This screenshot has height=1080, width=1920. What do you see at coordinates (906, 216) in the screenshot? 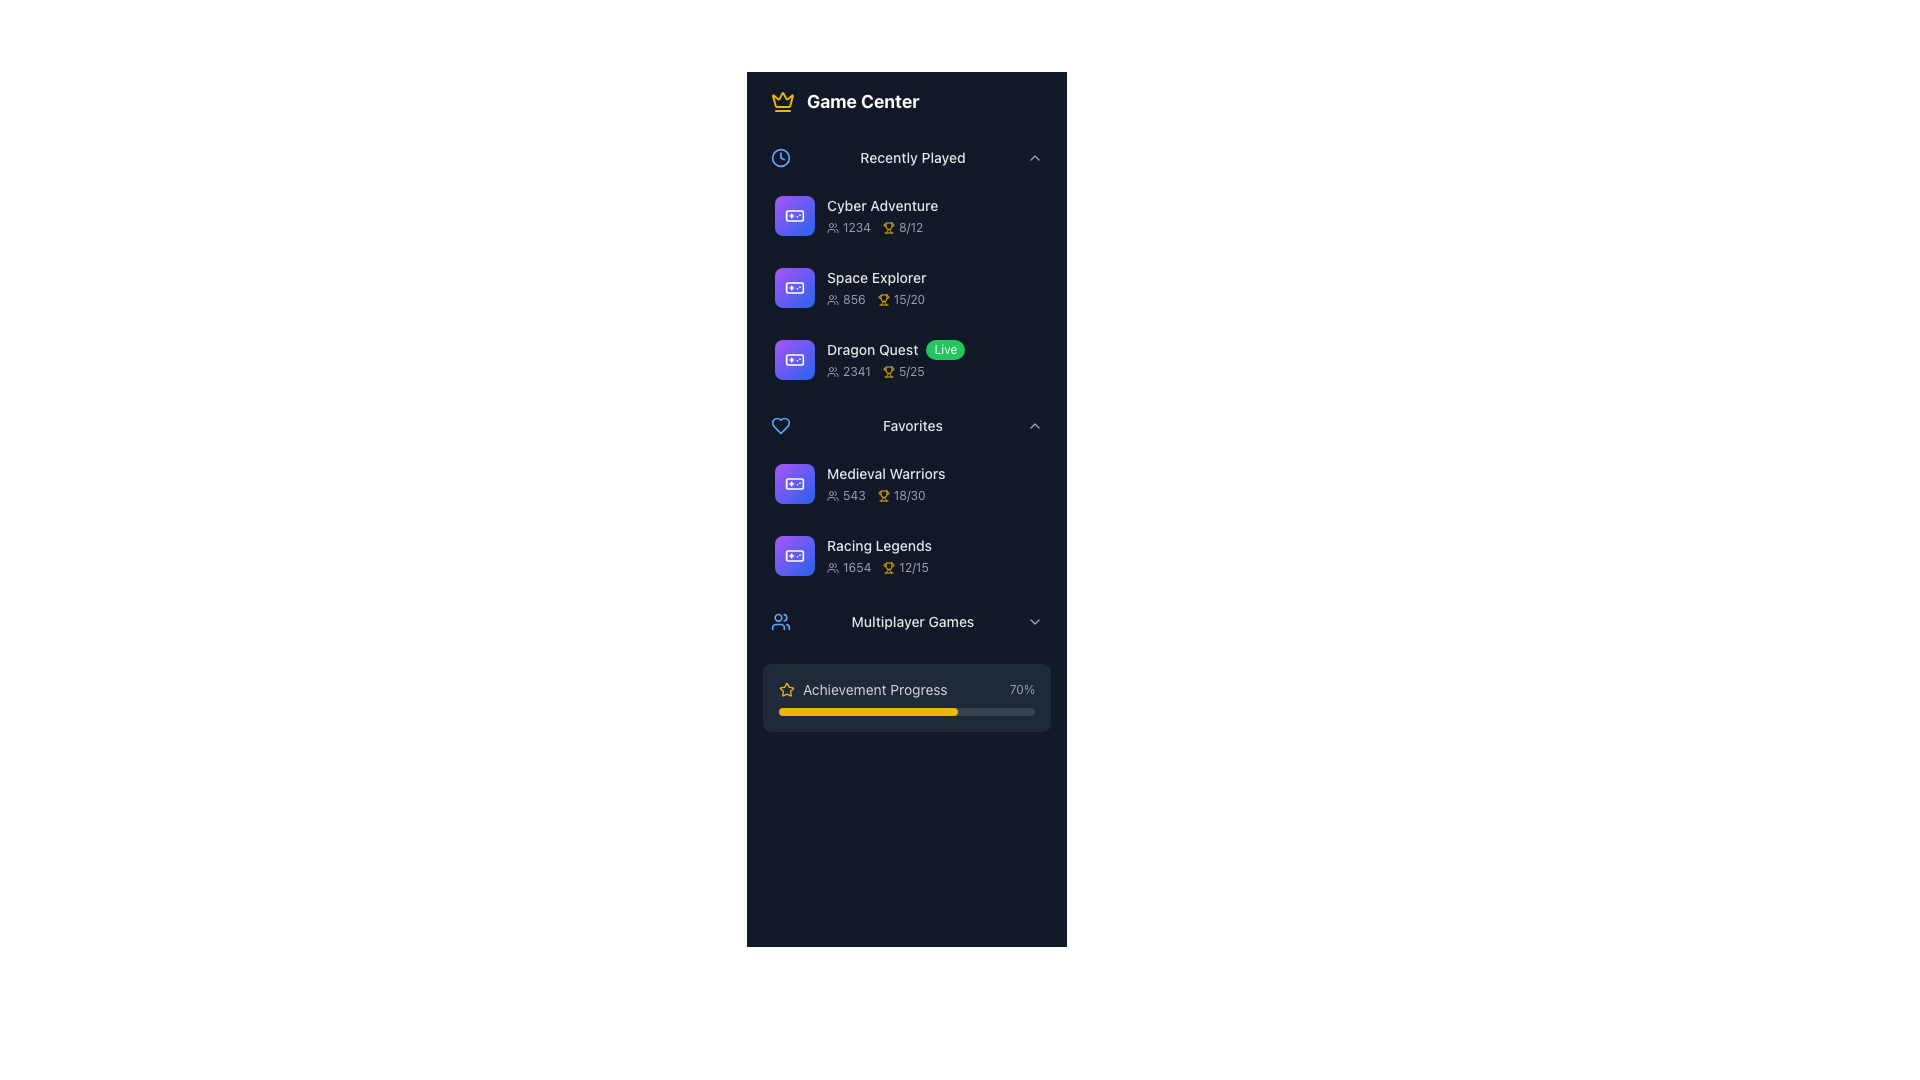
I see `the first item` at bounding box center [906, 216].